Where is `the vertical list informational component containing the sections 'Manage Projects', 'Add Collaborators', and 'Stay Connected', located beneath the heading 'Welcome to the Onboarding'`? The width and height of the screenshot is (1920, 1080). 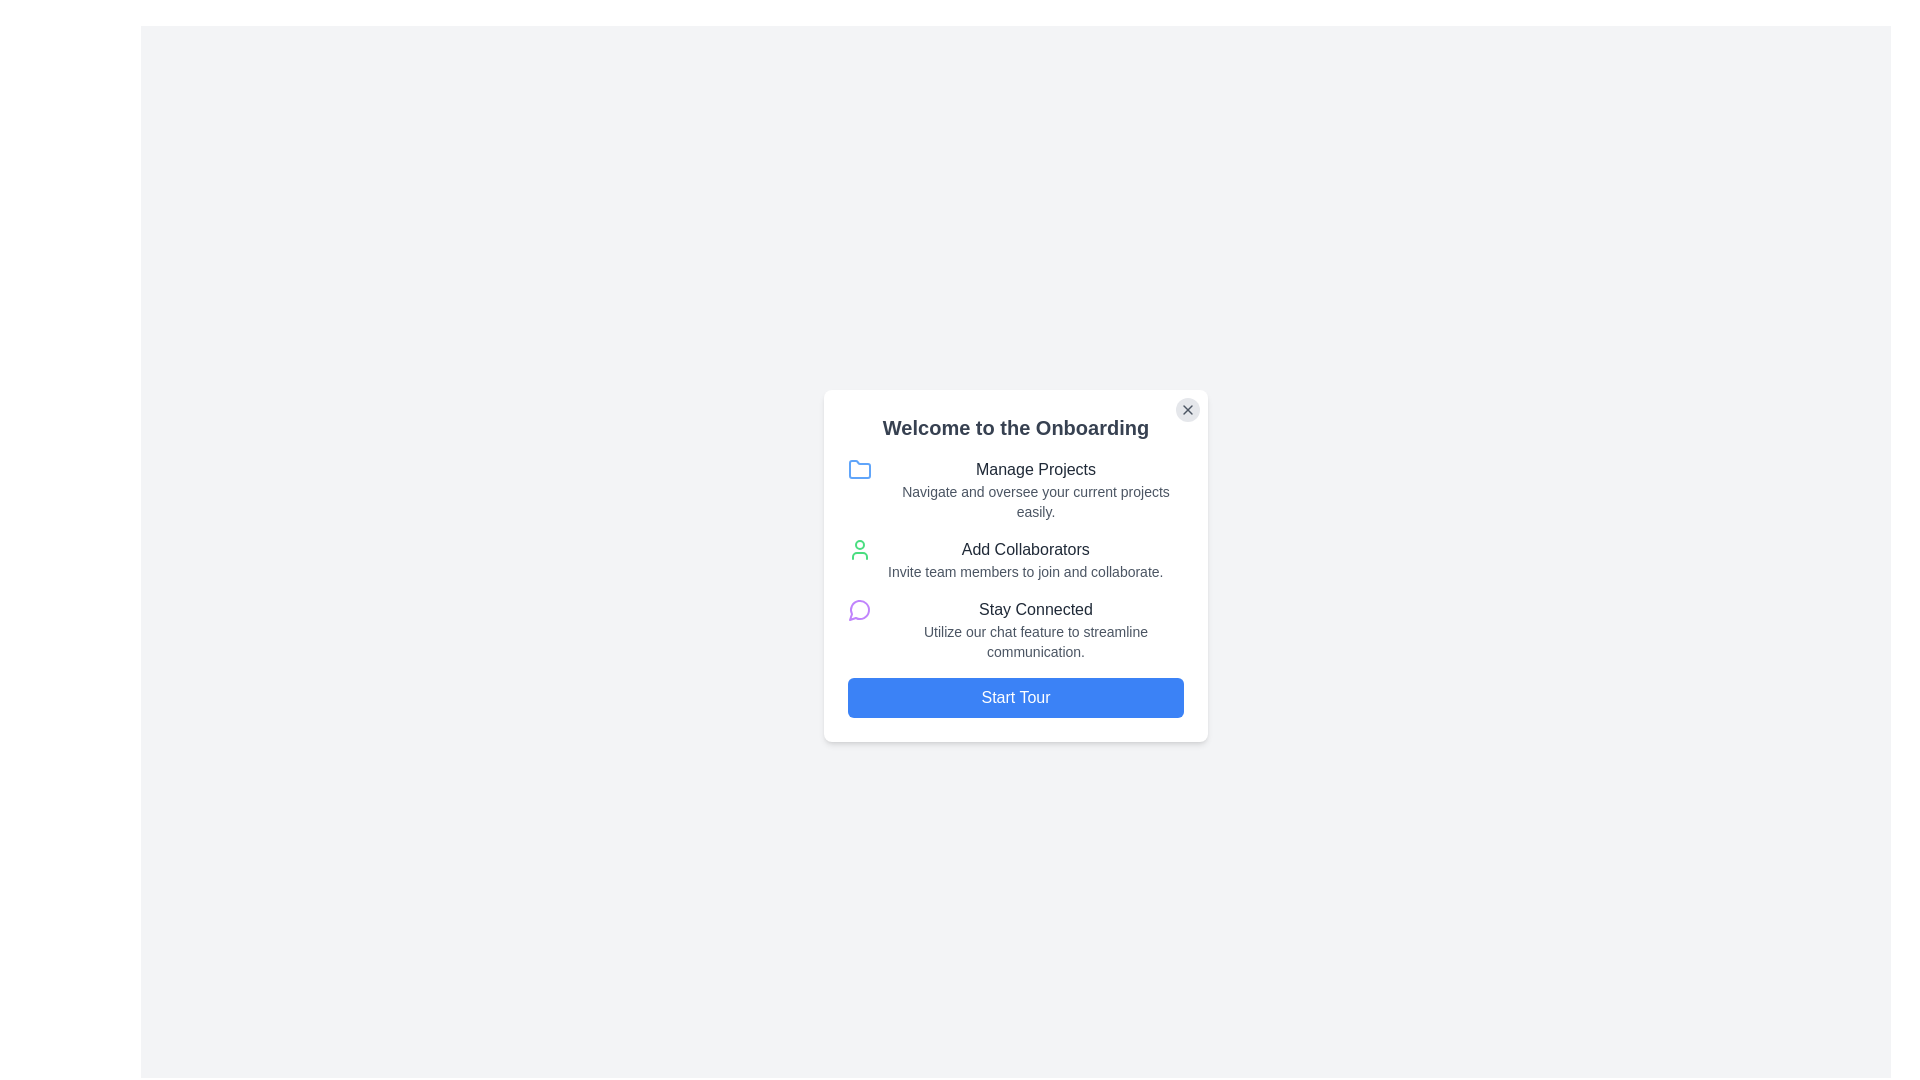 the vertical list informational component containing the sections 'Manage Projects', 'Add Collaborators', and 'Stay Connected', located beneath the heading 'Welcome to the Onboarding' is located at coordinates (1016, 559).